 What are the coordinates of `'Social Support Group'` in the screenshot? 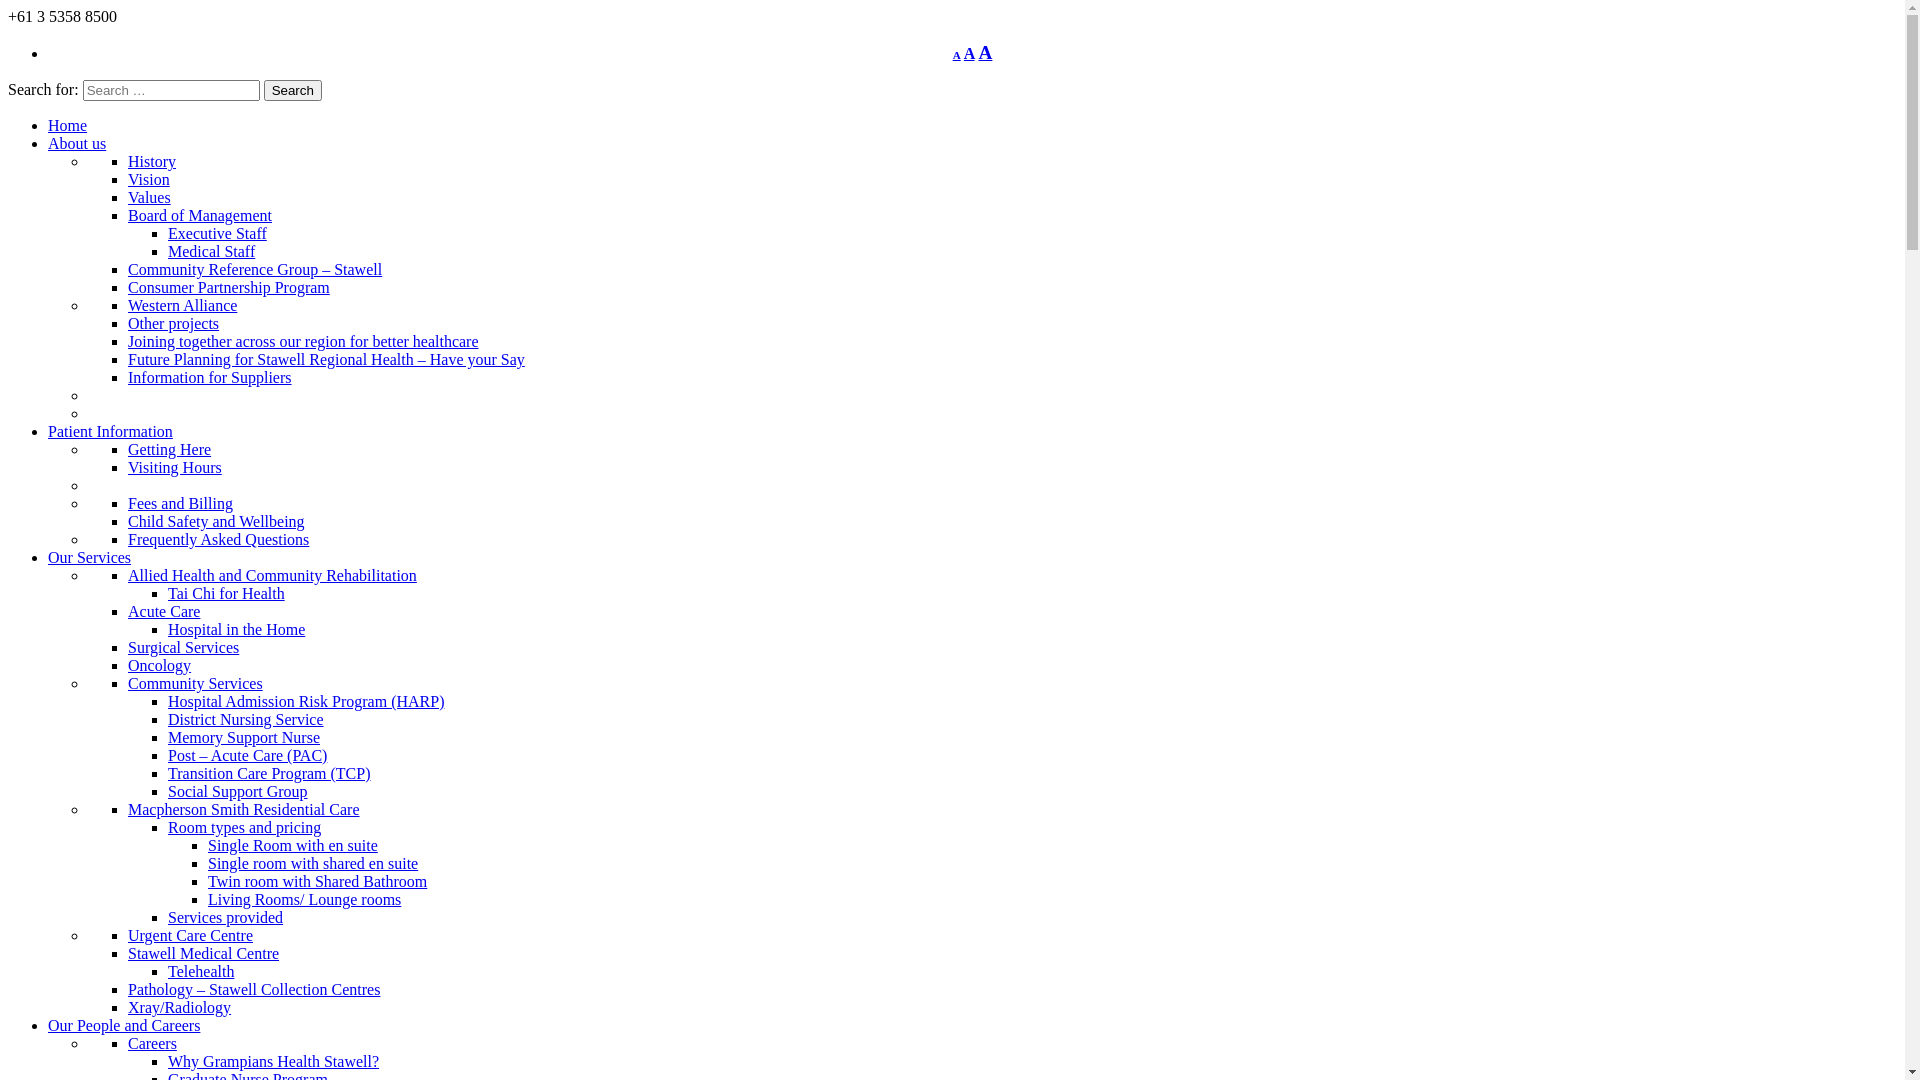 It's located at (168, 790).